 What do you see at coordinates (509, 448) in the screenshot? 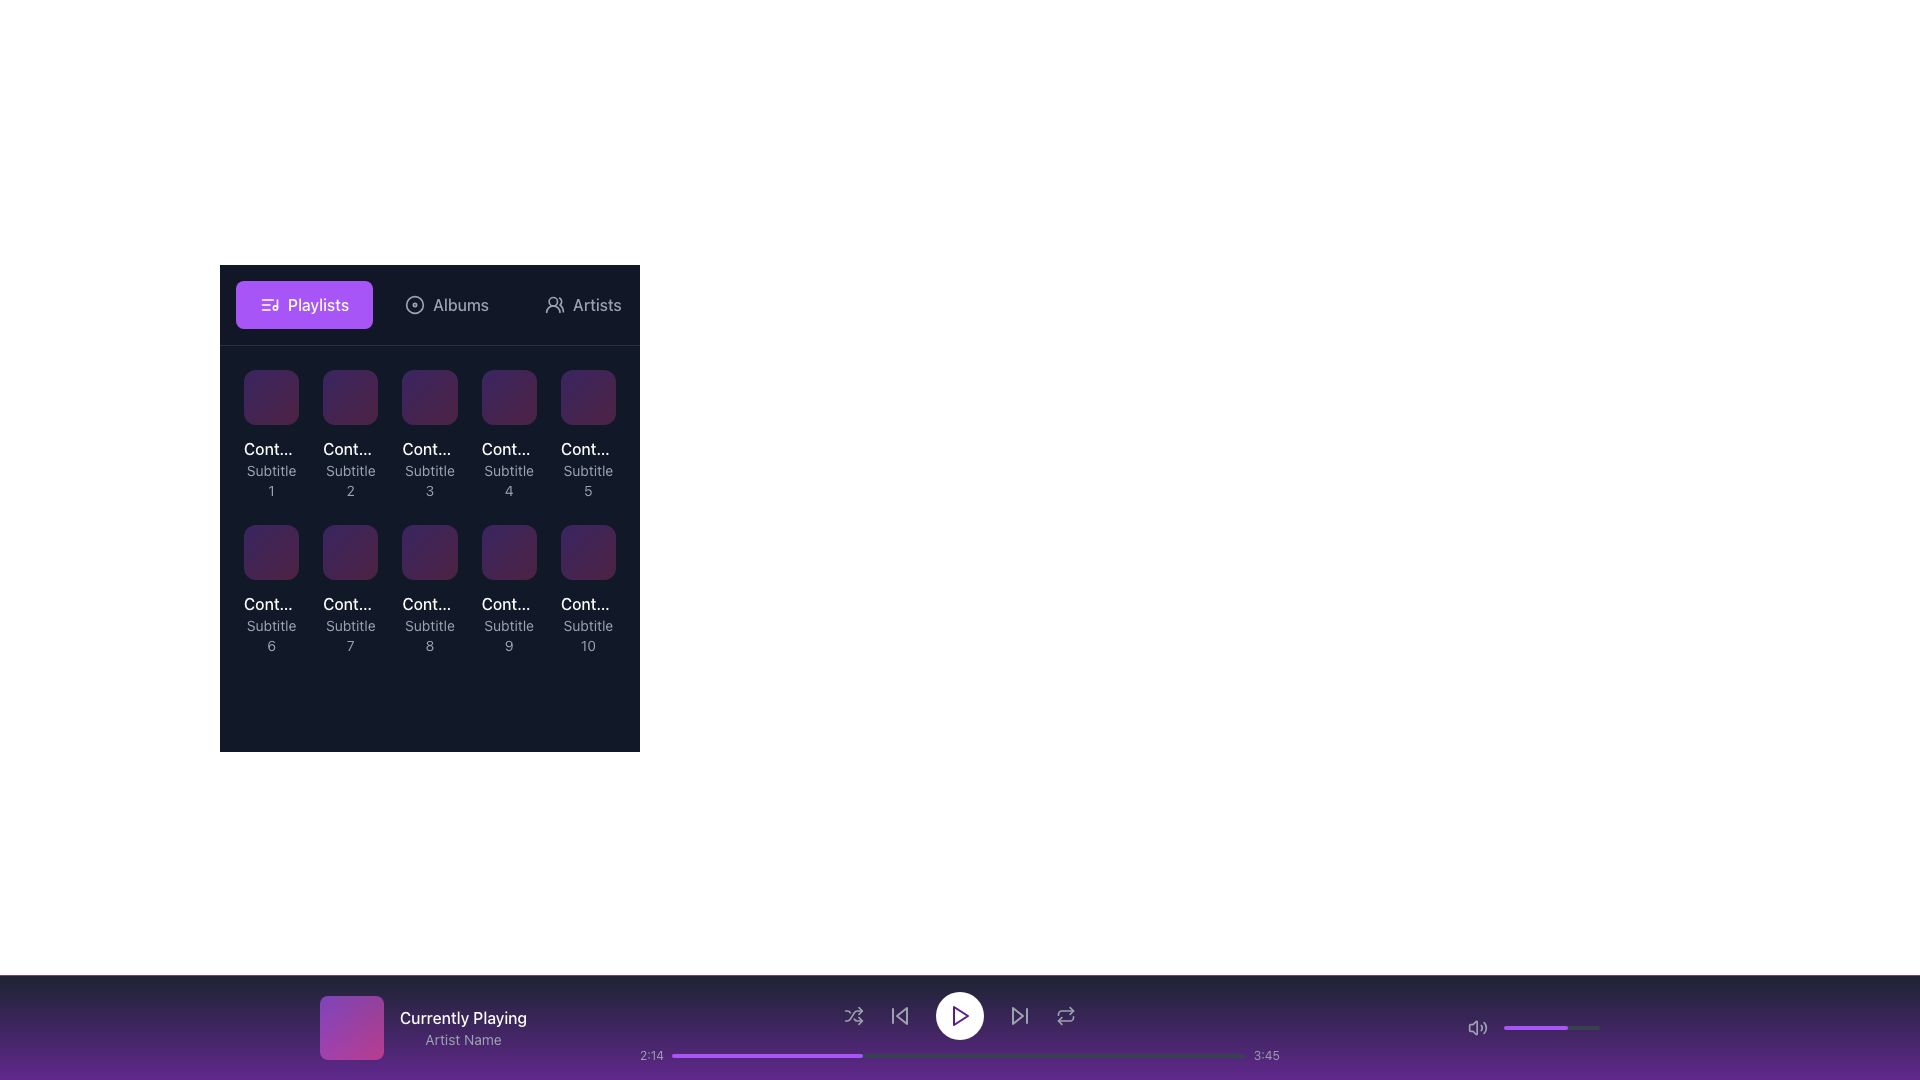
I see `the title text label of the fourth card in the grid under the 'Playlists' header` at bounding box center [509, 448].